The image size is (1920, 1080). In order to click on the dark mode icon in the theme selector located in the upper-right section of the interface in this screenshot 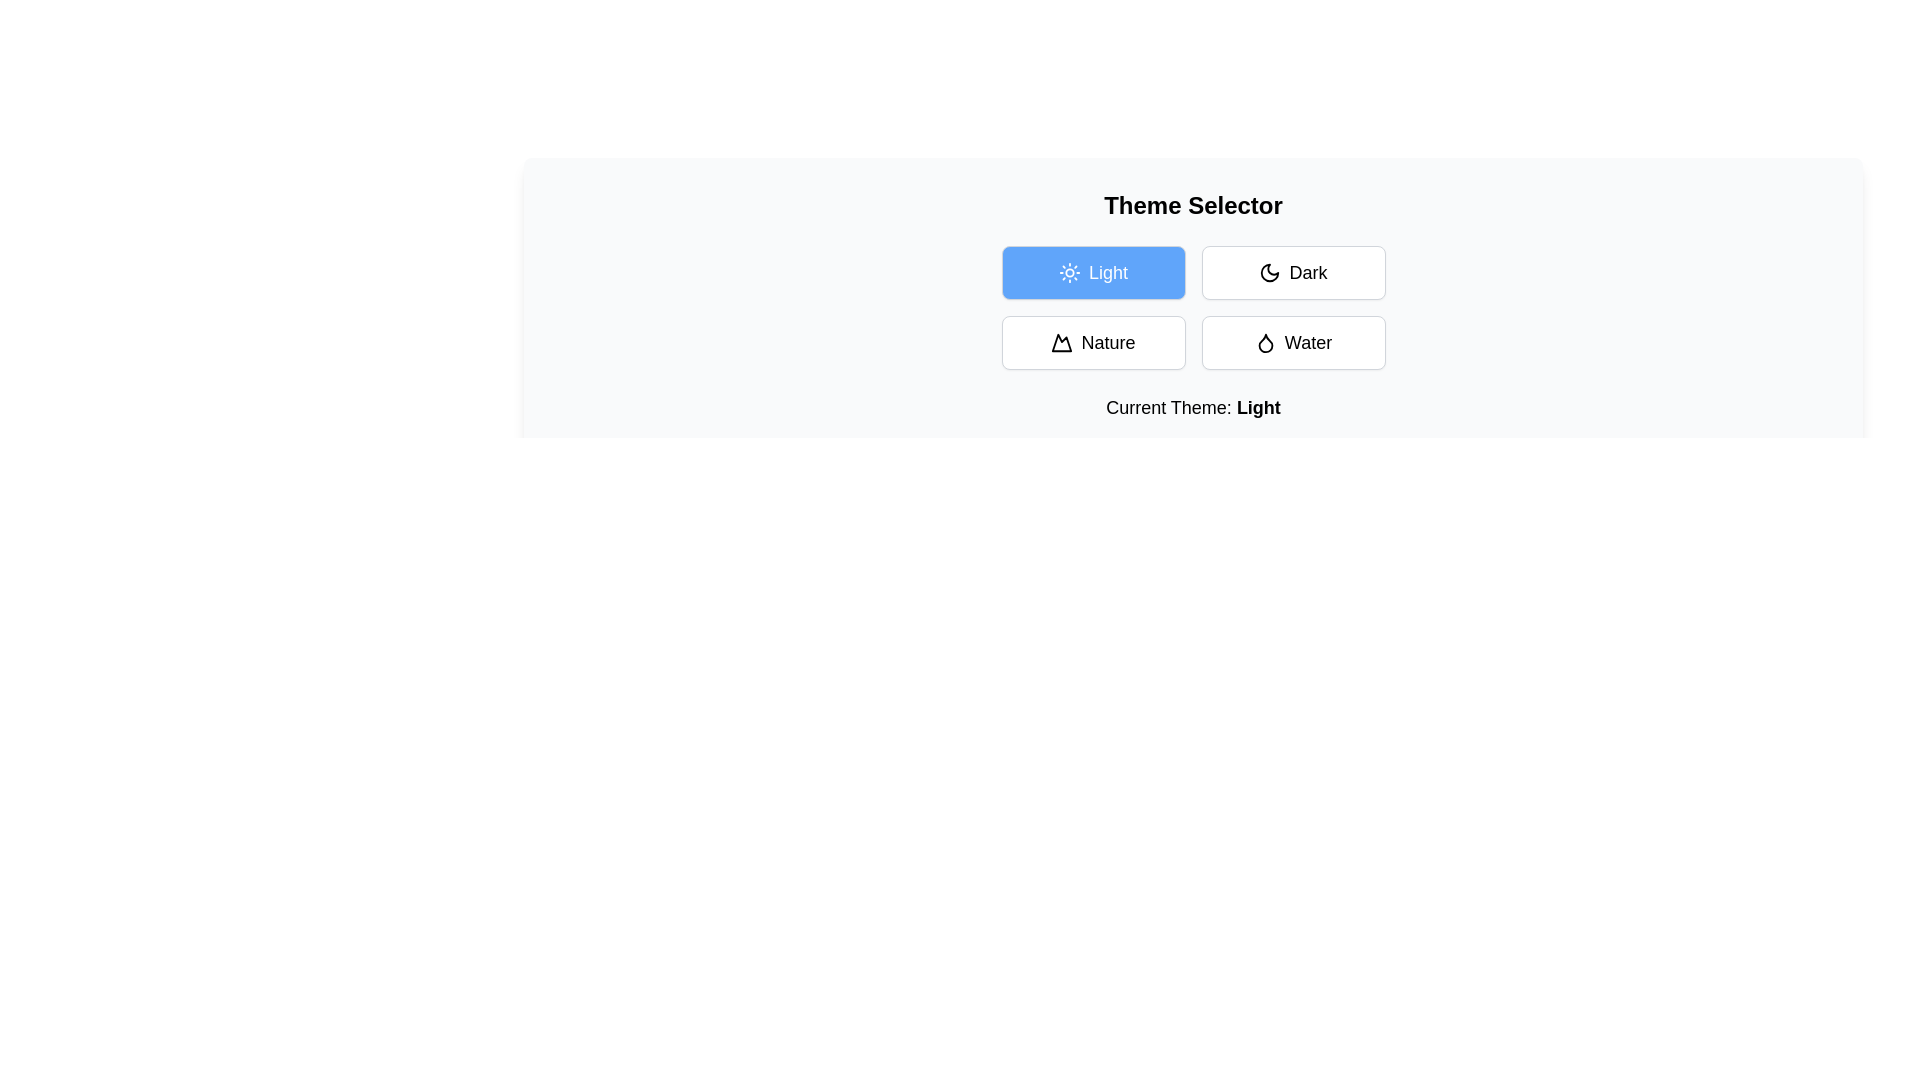, I will do `click(1269, 273)`.